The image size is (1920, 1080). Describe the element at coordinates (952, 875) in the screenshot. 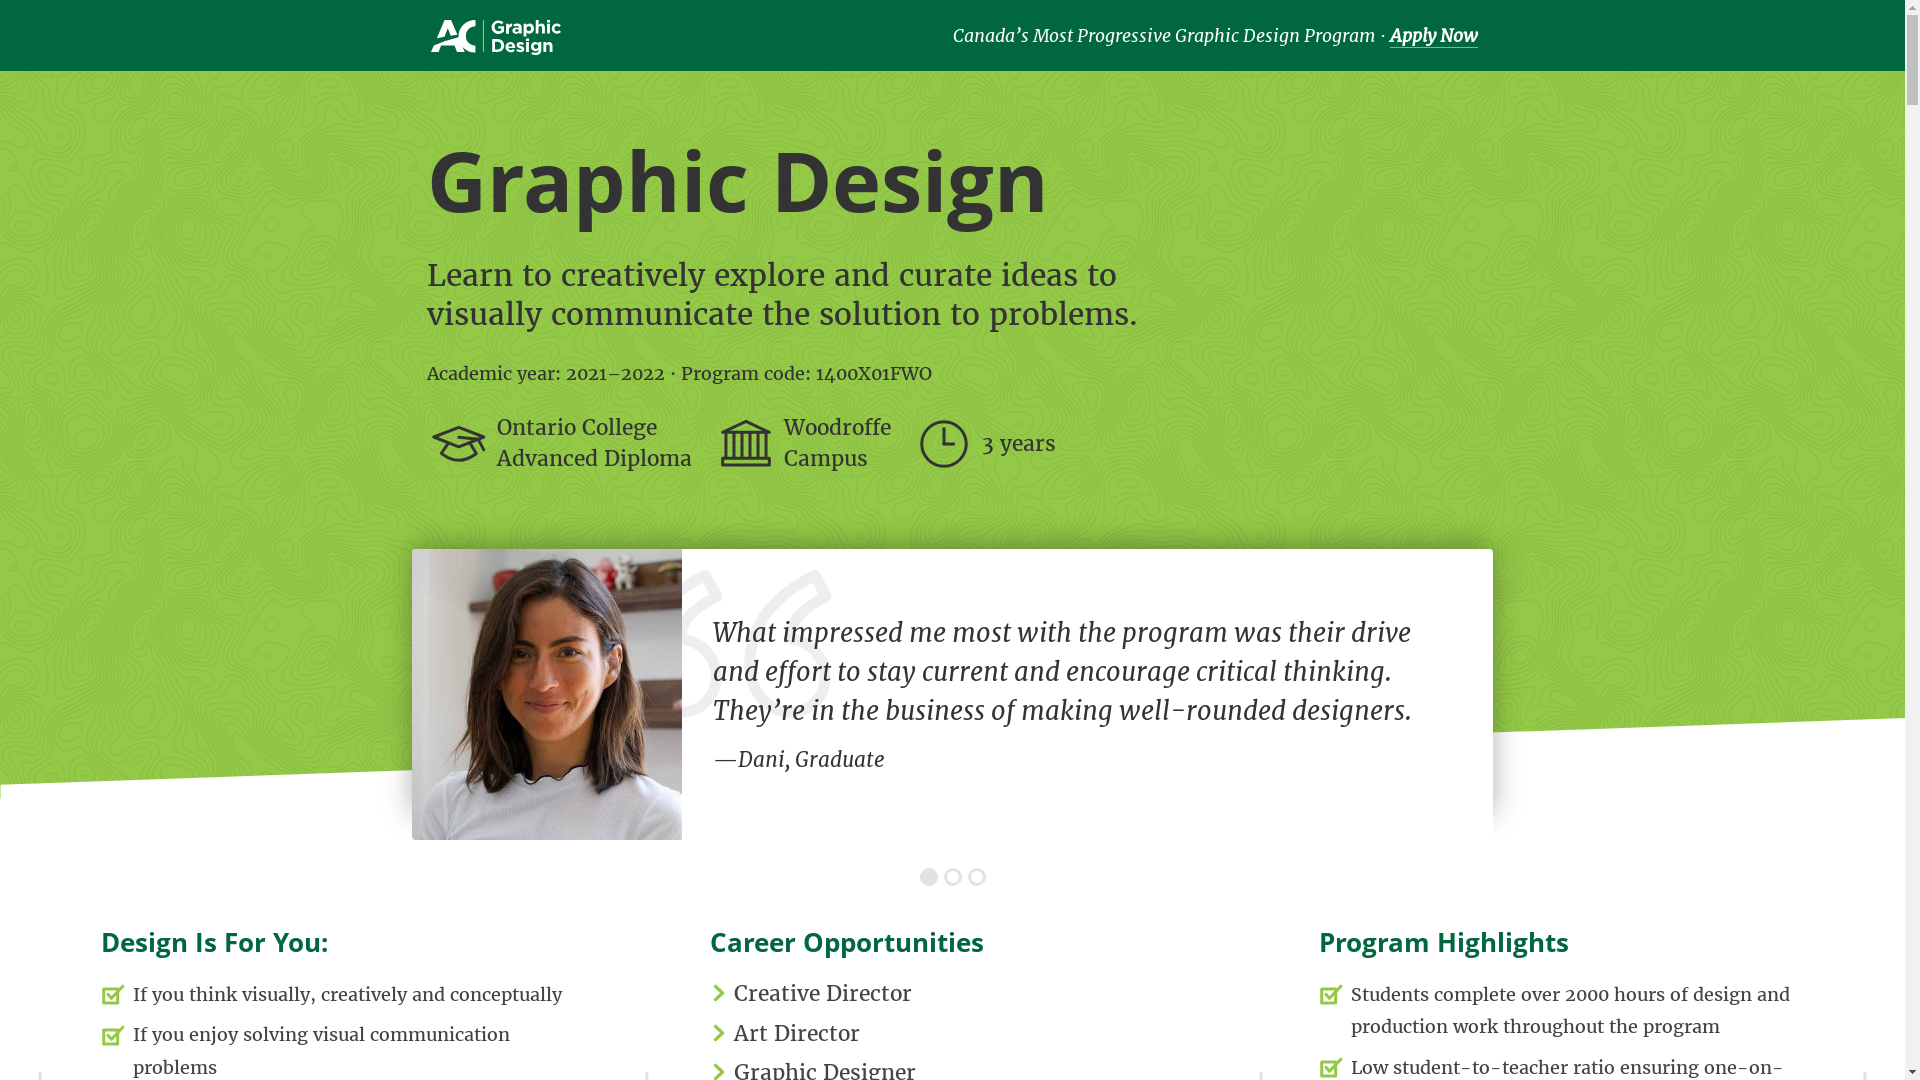

I see `'Show second testimonial'` at that location.